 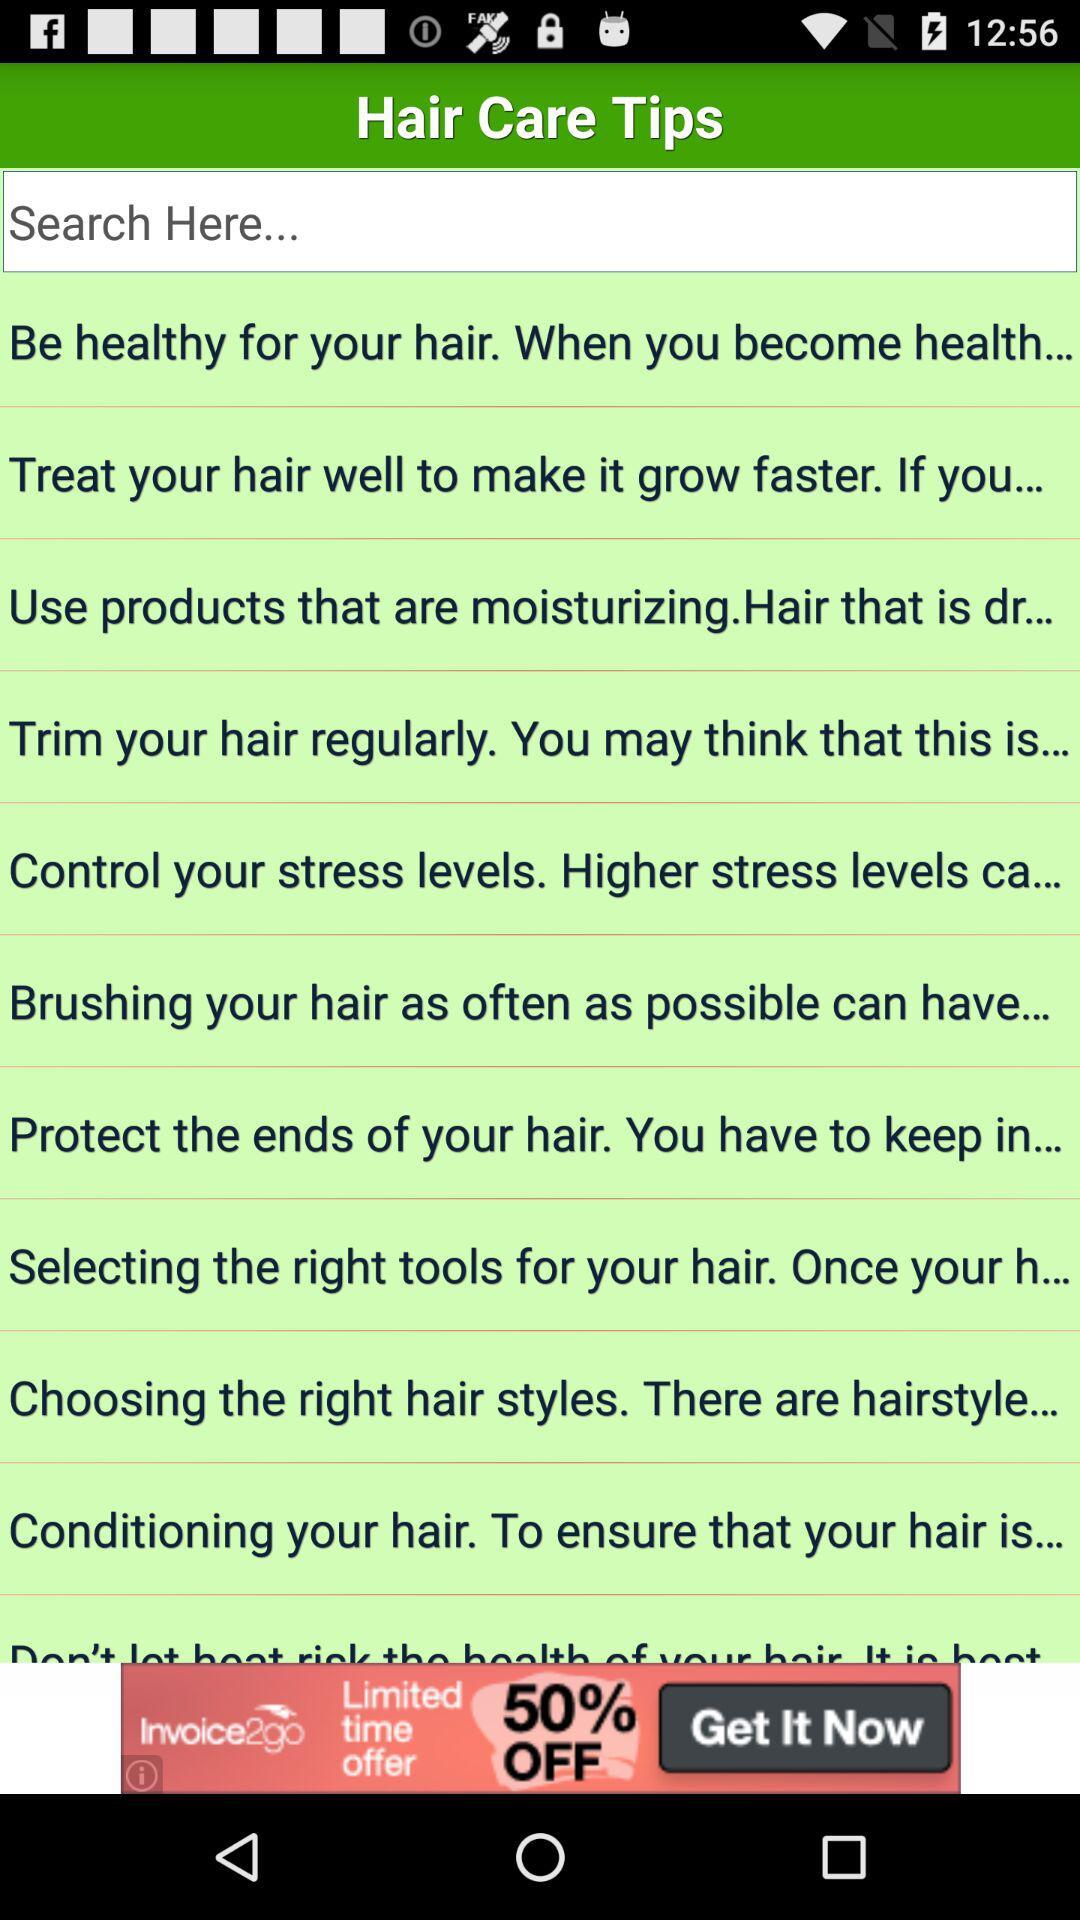 What do you see at coordinates (540, 221) in the screenshot?
I see `search tips` at bounding box center [540, 221].